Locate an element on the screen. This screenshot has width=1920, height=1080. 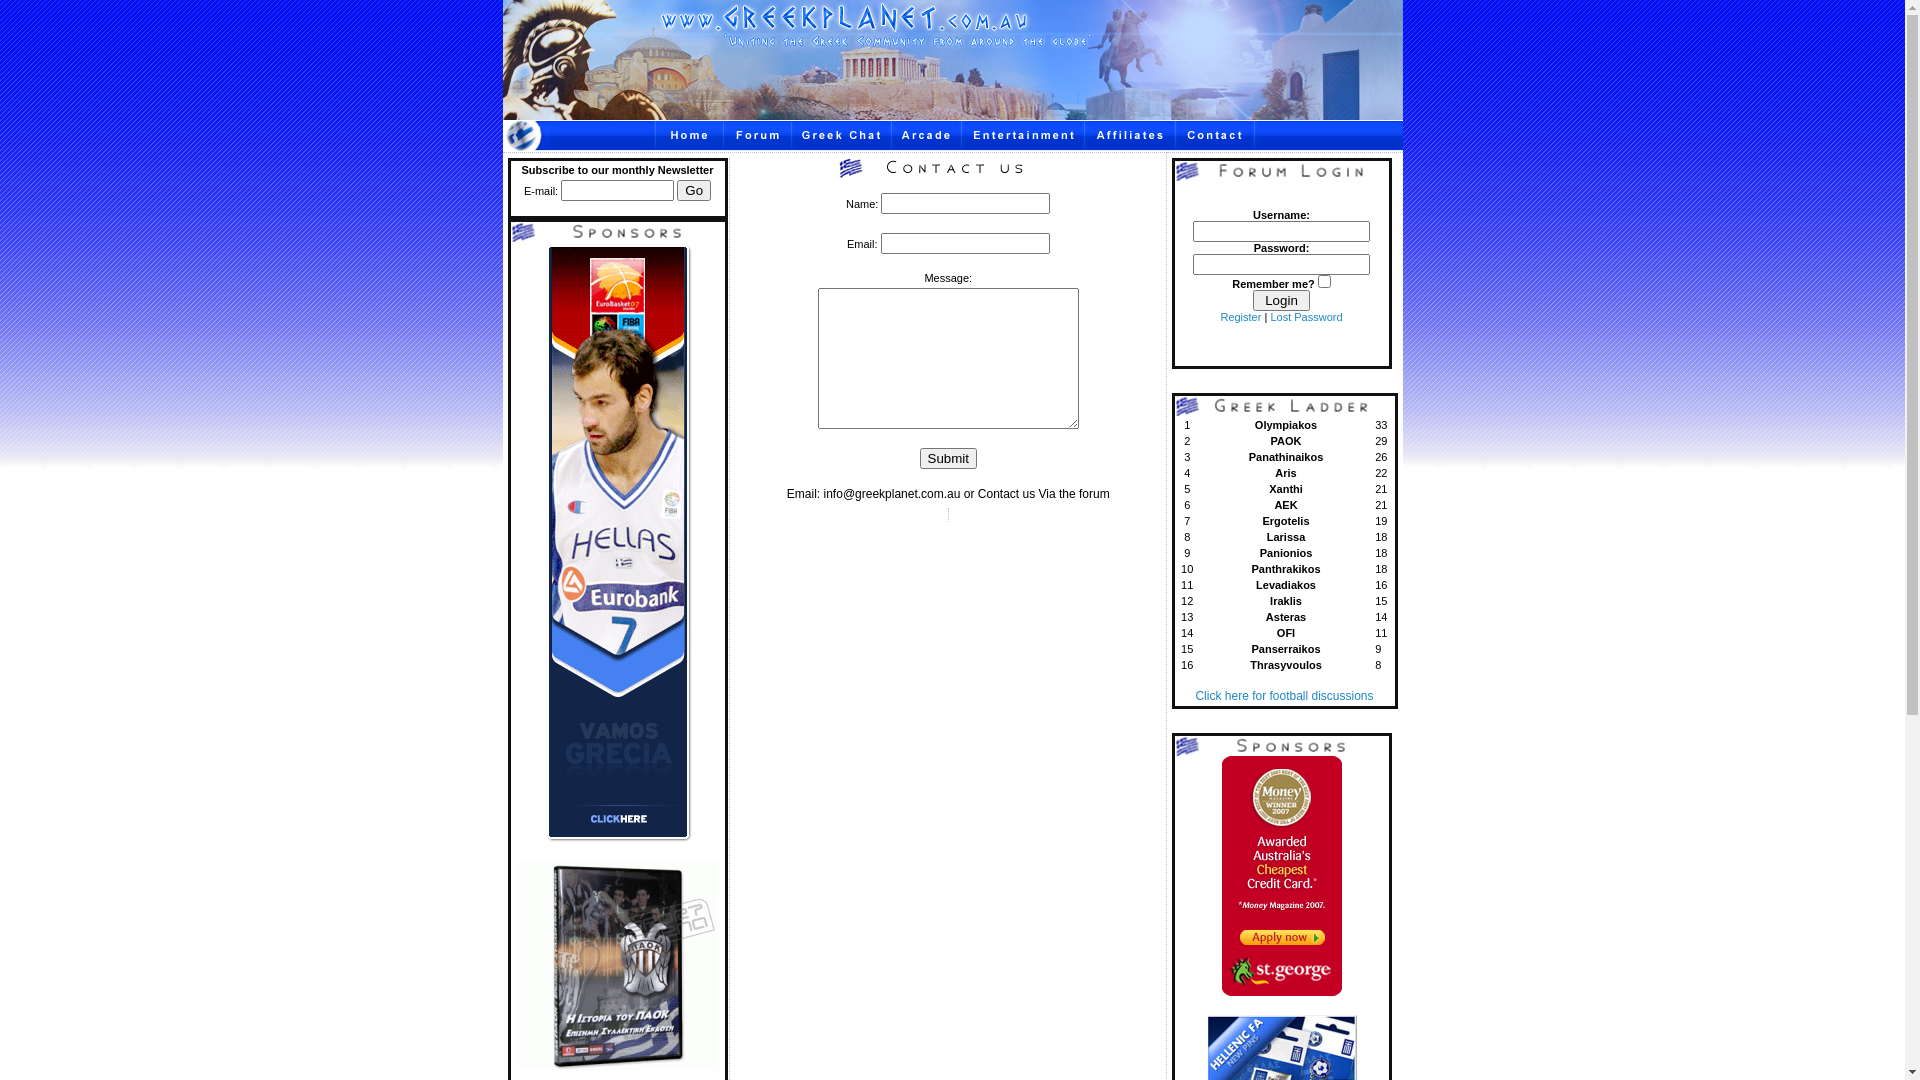
' Login ' is located at coordinates (1251, 300).